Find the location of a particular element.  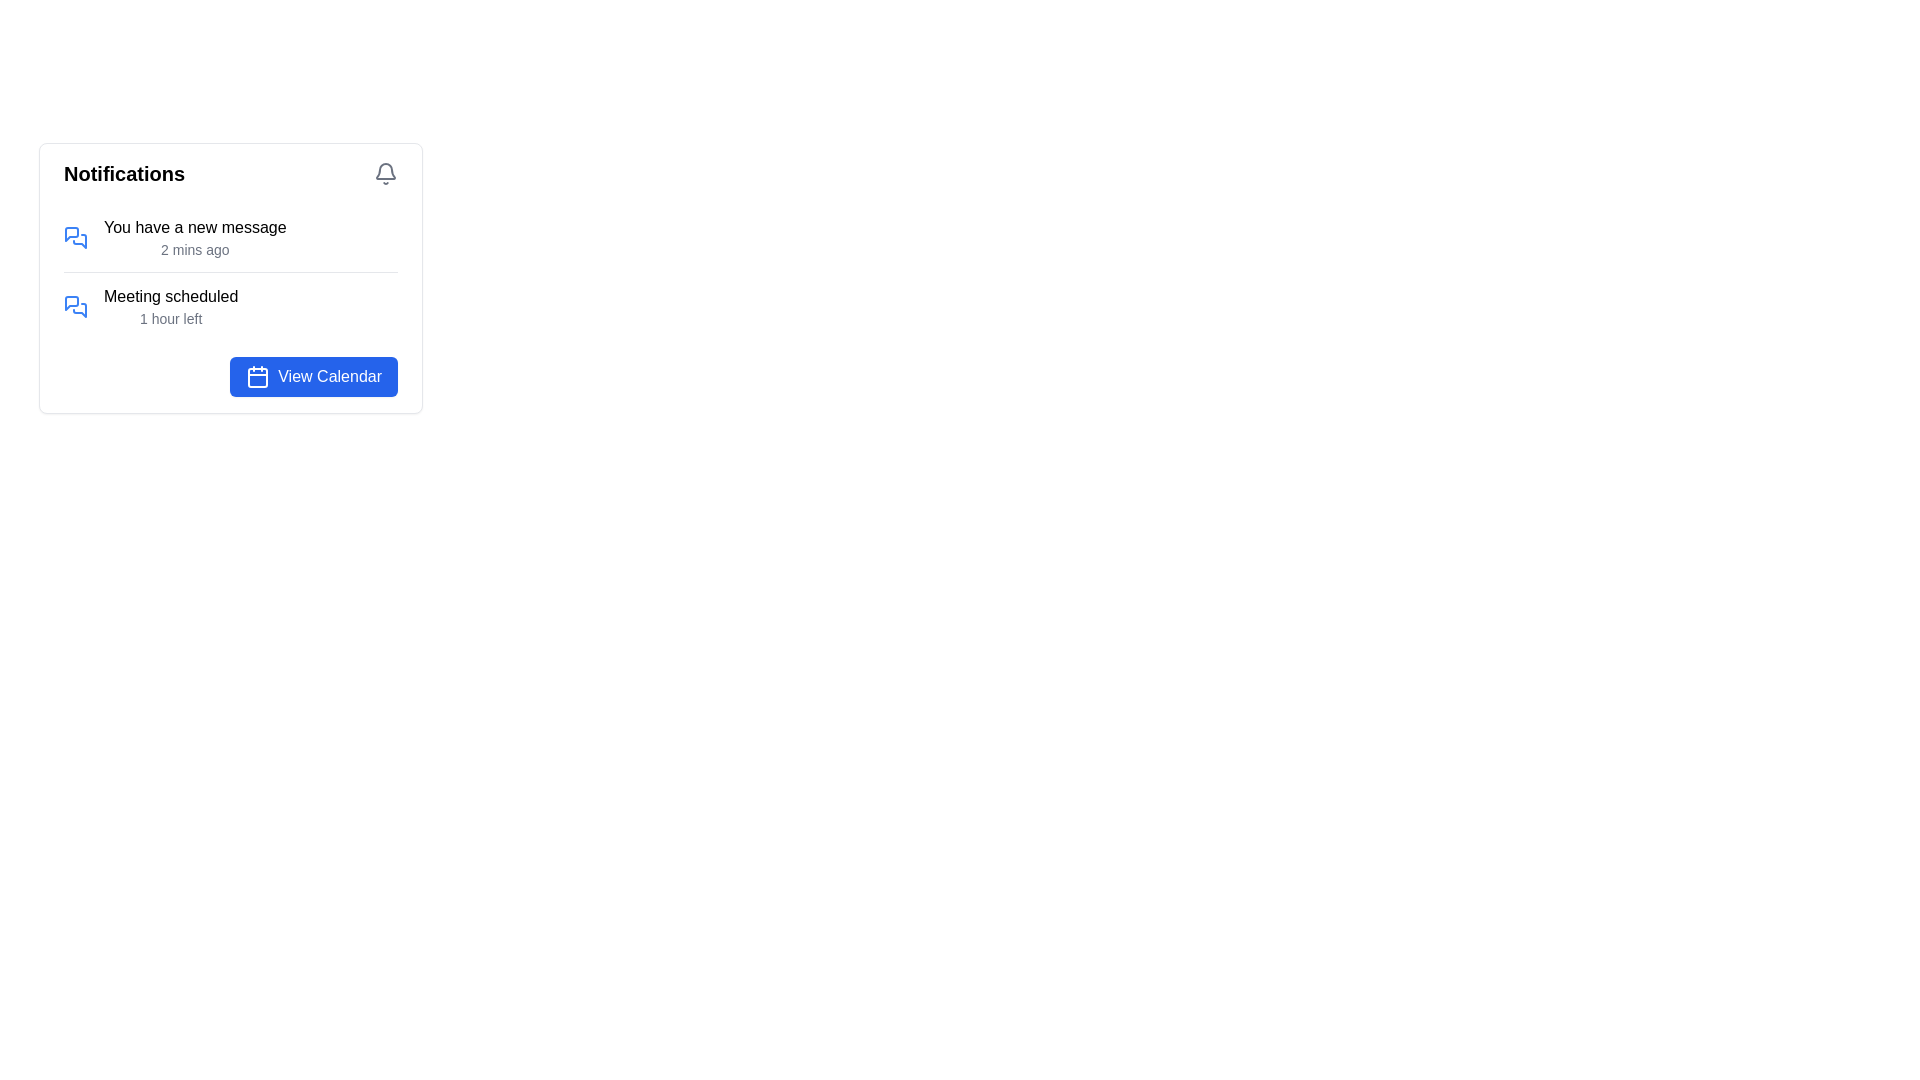

the 'View Calendar' button, which contains a calendar icon is located at coordinates (257, 377).